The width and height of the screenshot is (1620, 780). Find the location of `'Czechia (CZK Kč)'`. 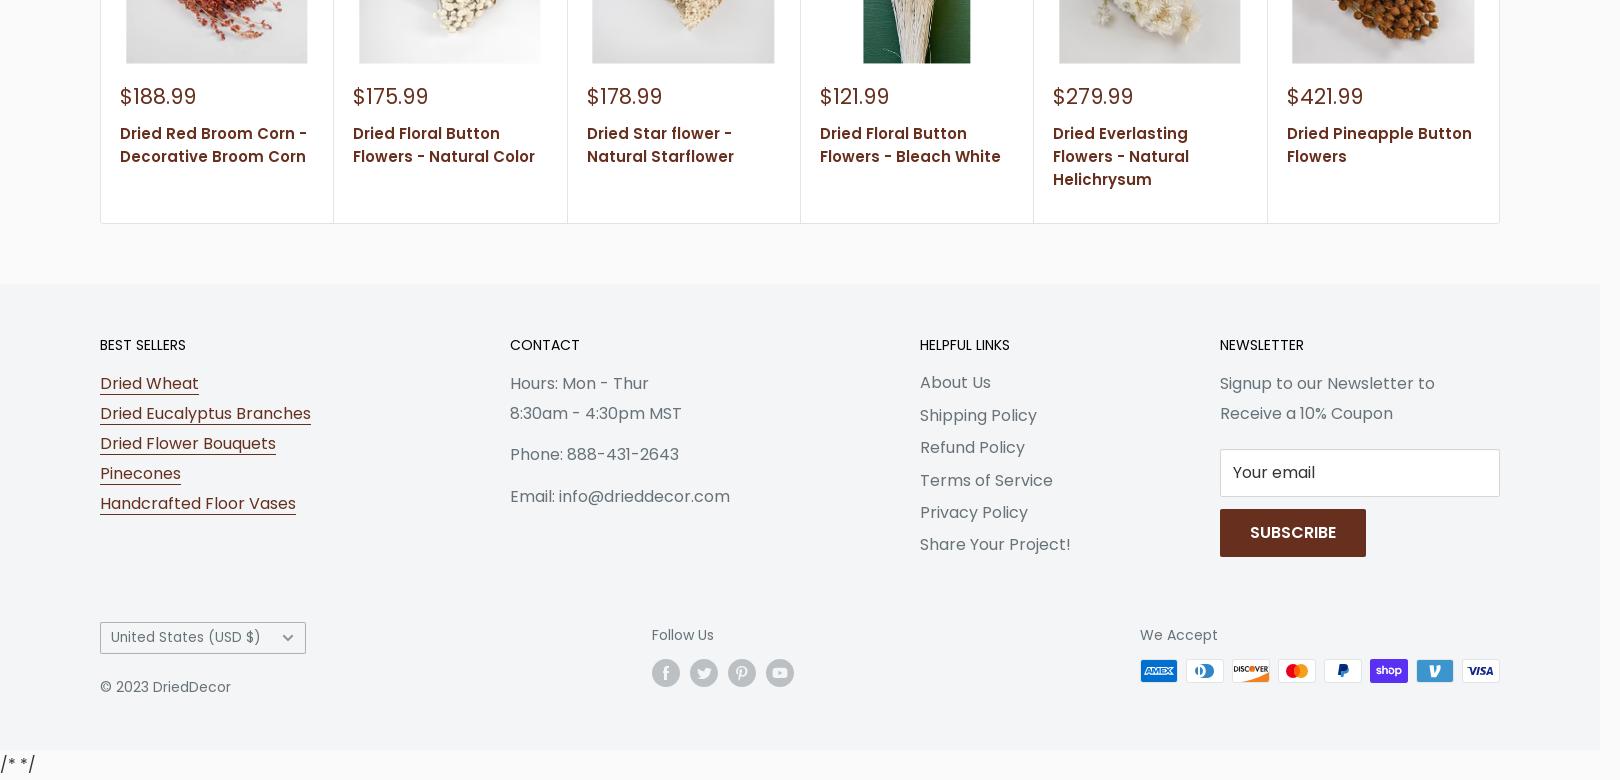

'Czechia (CZK Kč)' is located at coordinates (150, 454).